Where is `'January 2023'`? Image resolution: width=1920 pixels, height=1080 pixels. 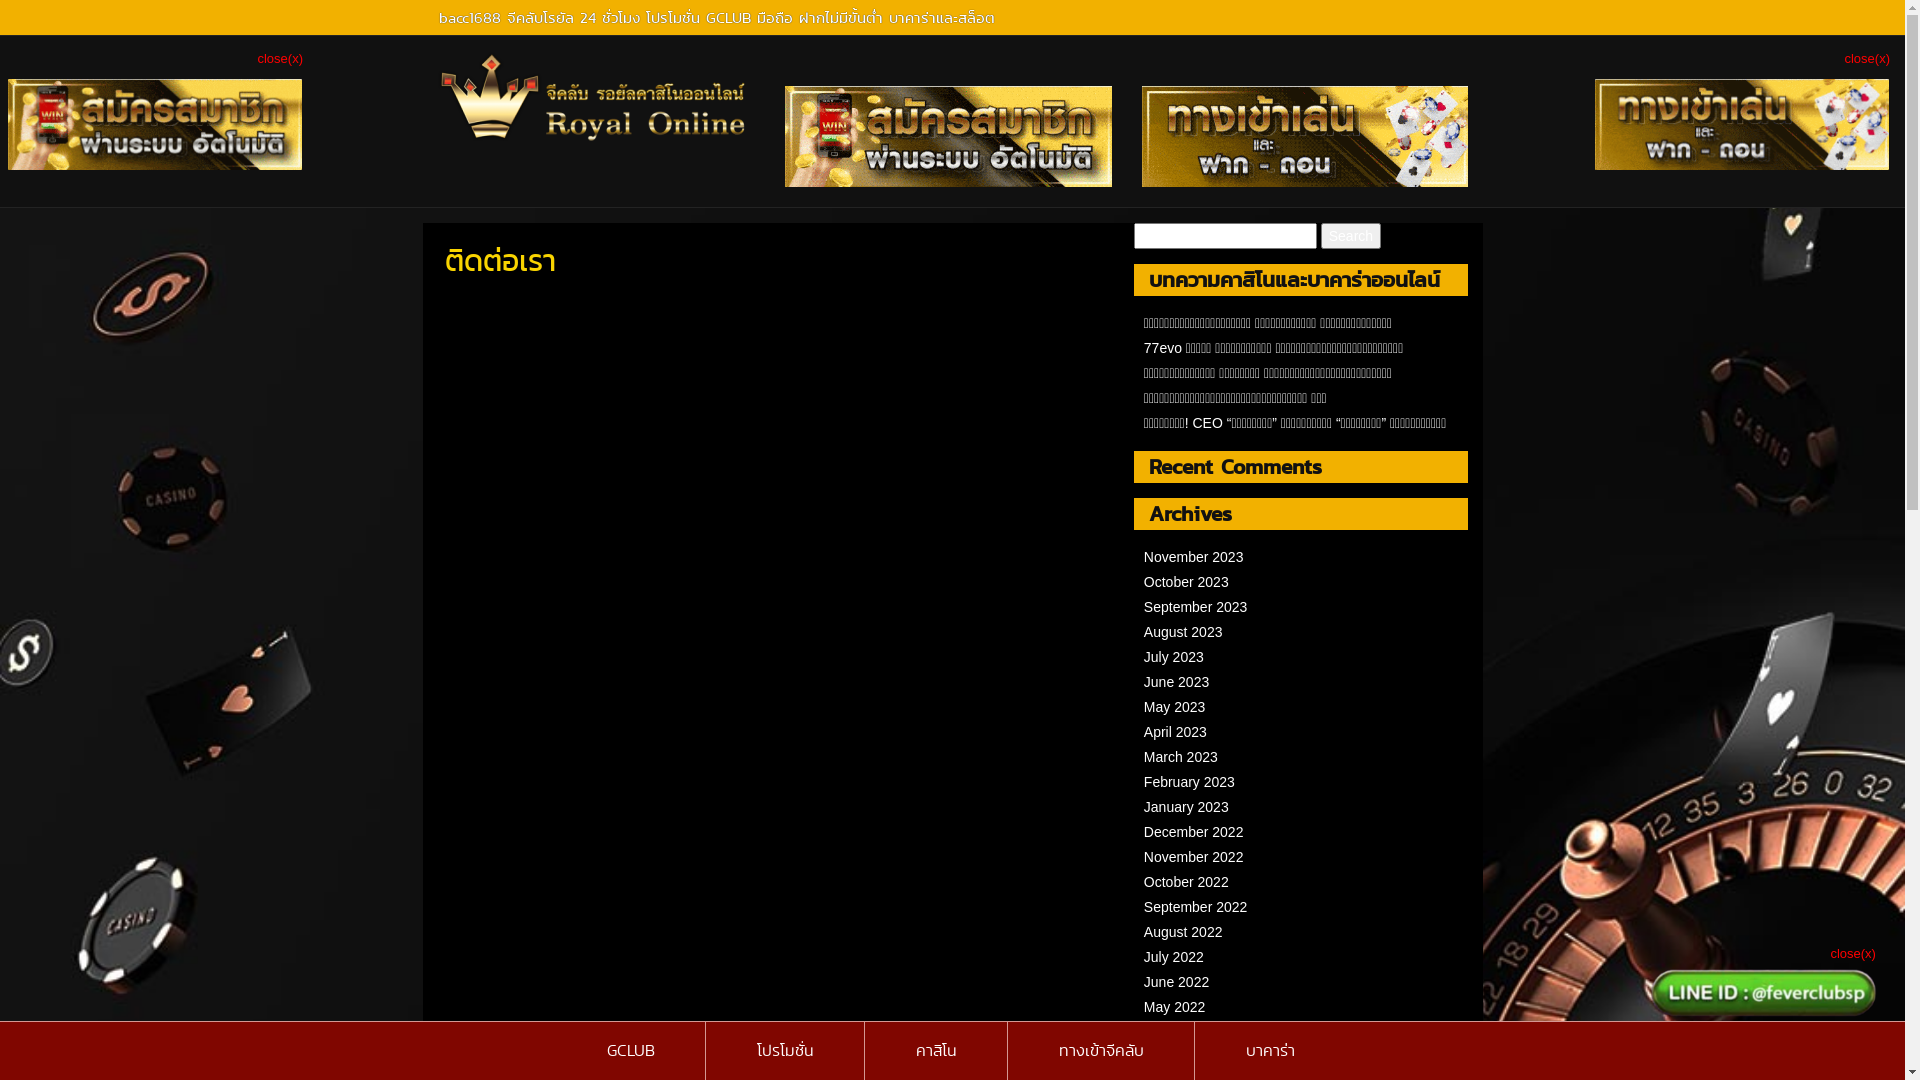 'January 2023' is located at coordinates (1143, 805).